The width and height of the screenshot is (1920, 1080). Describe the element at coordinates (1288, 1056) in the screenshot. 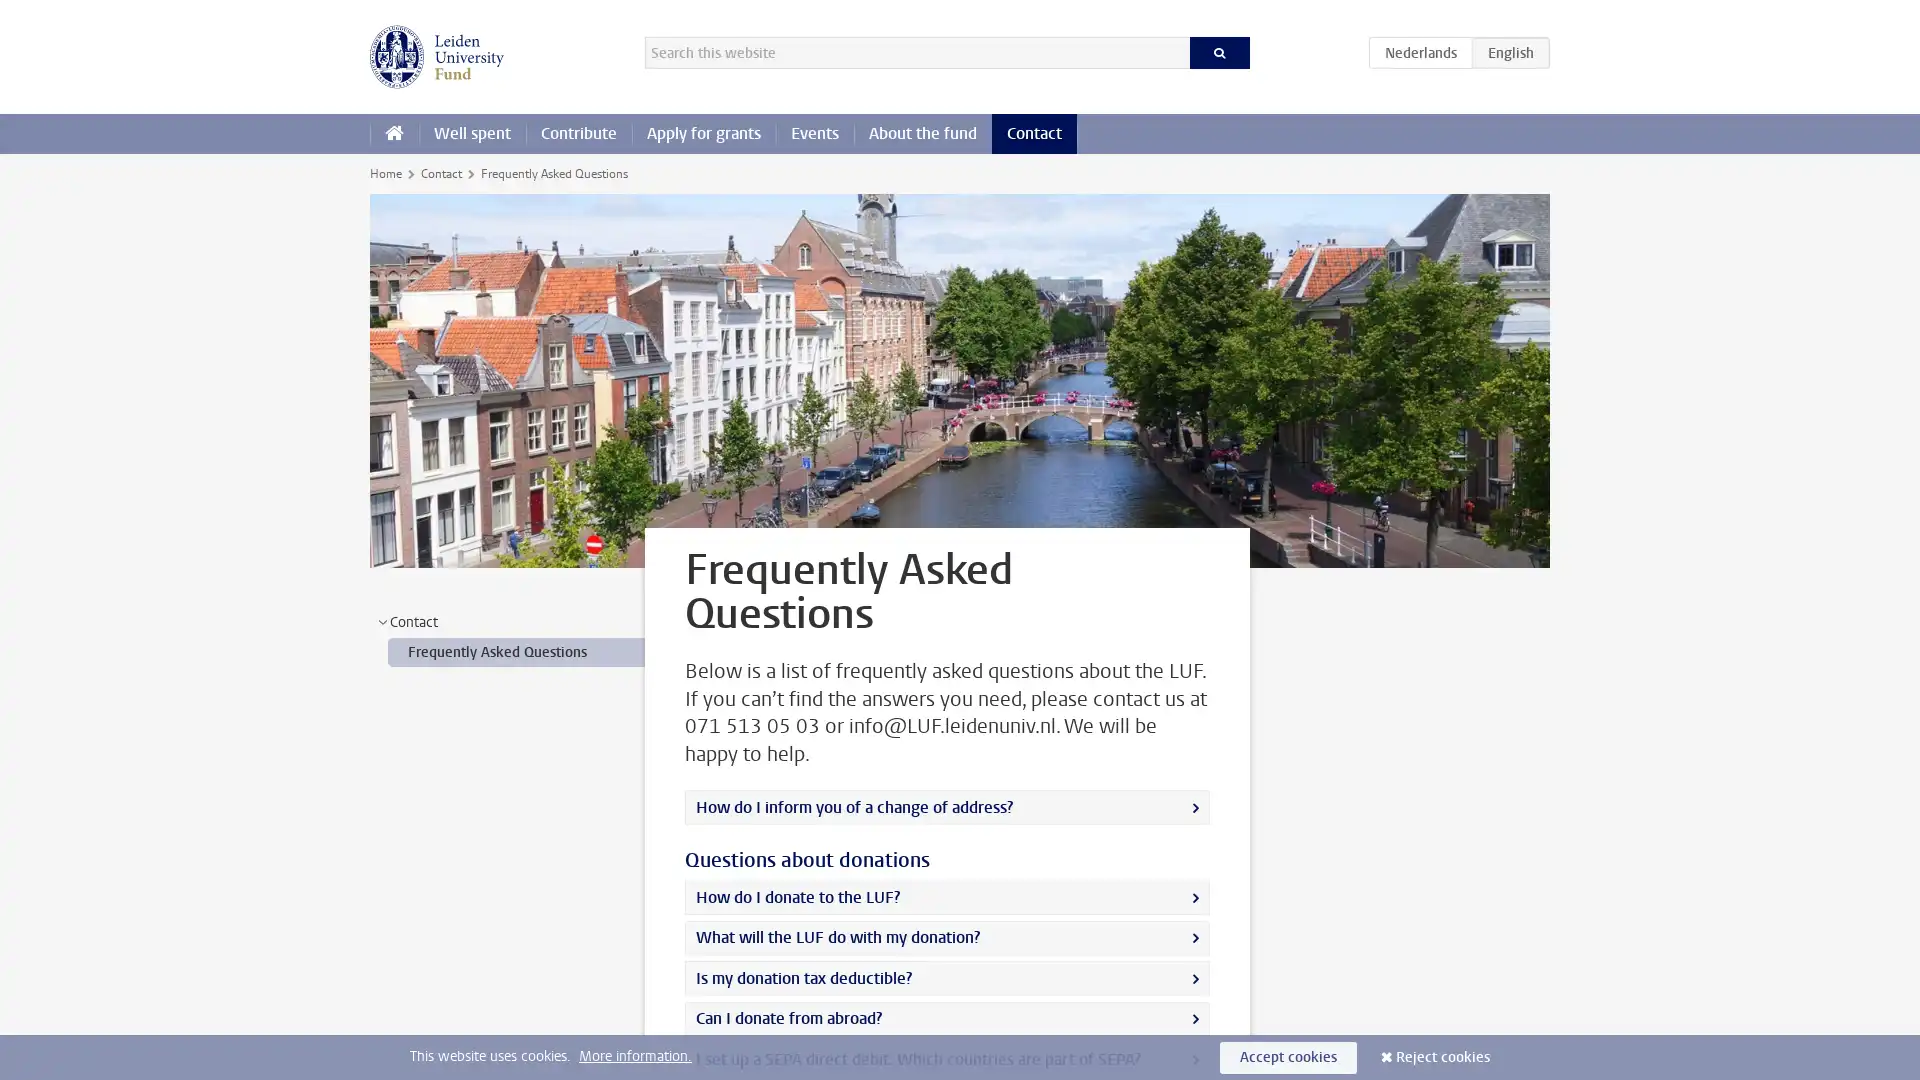

I see `Accept cookies` at that location.